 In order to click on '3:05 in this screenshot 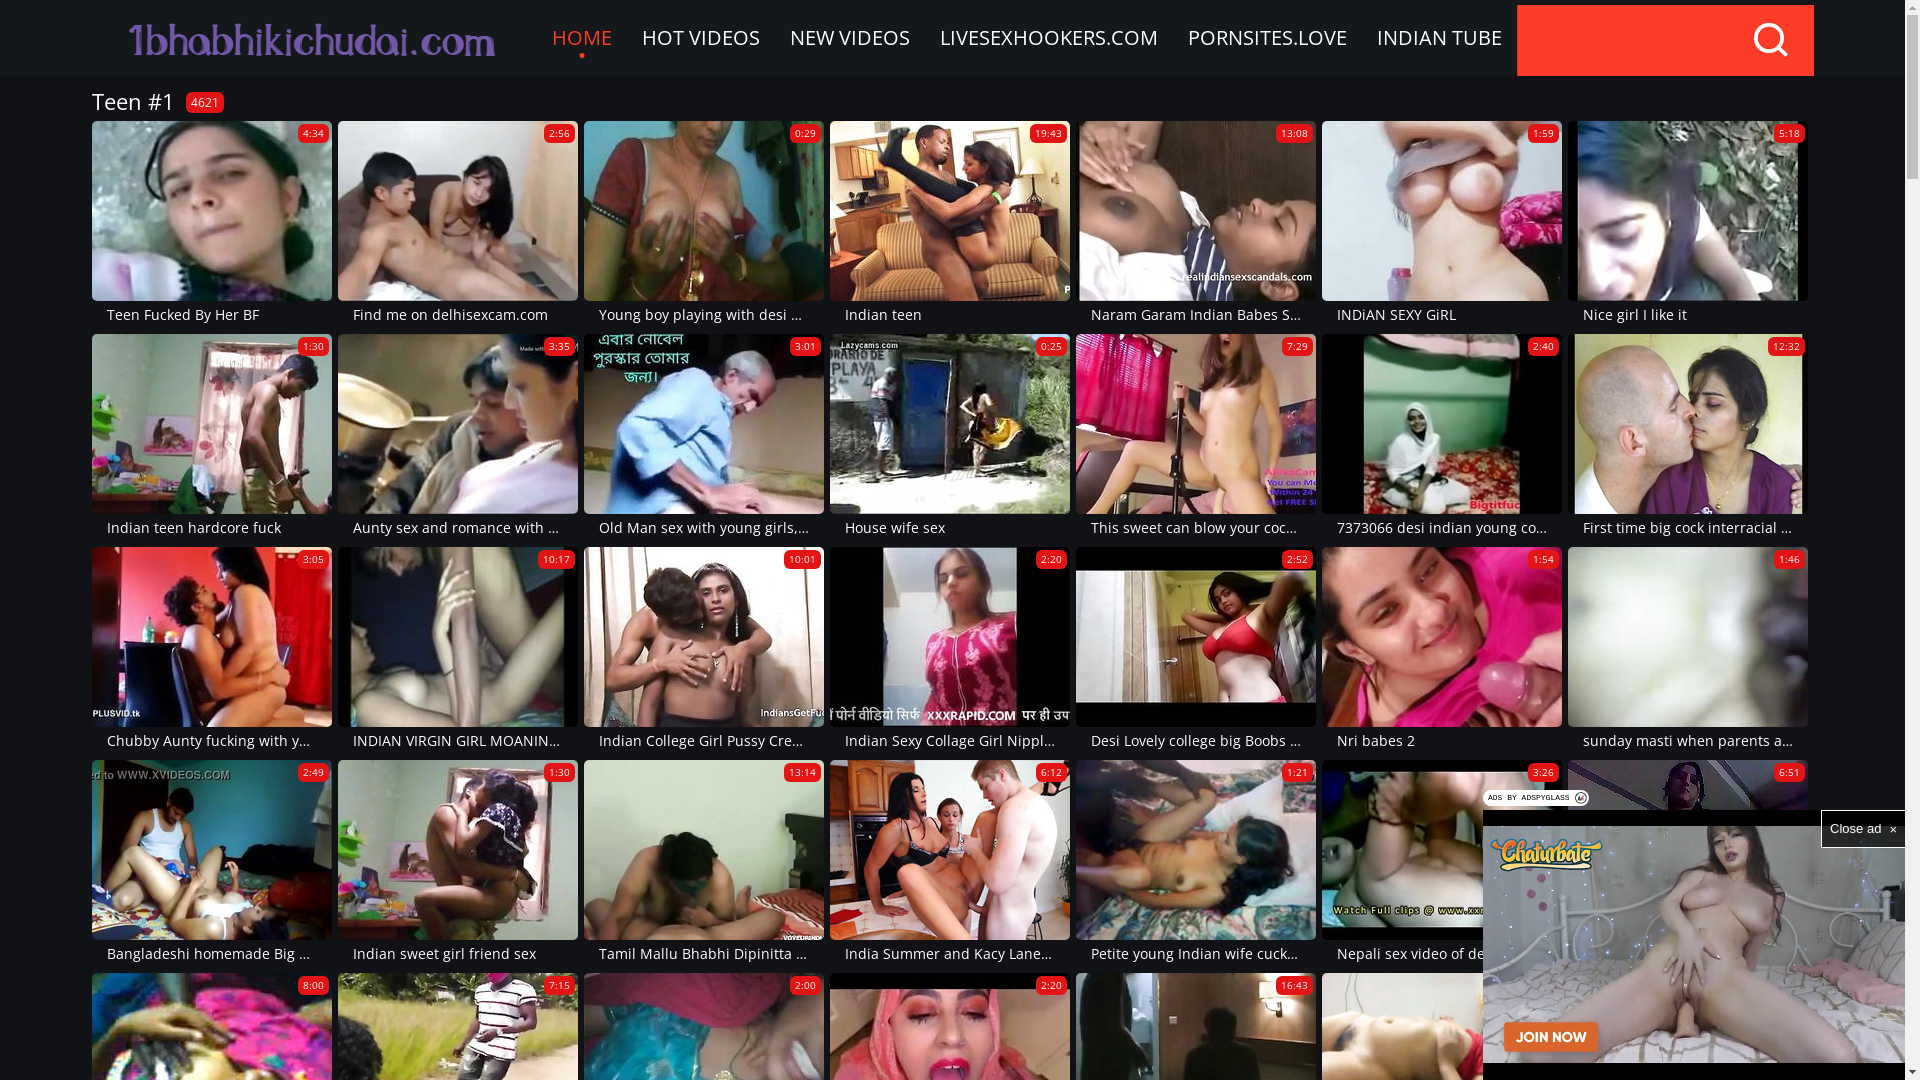, I will do `click(211, 650)`.